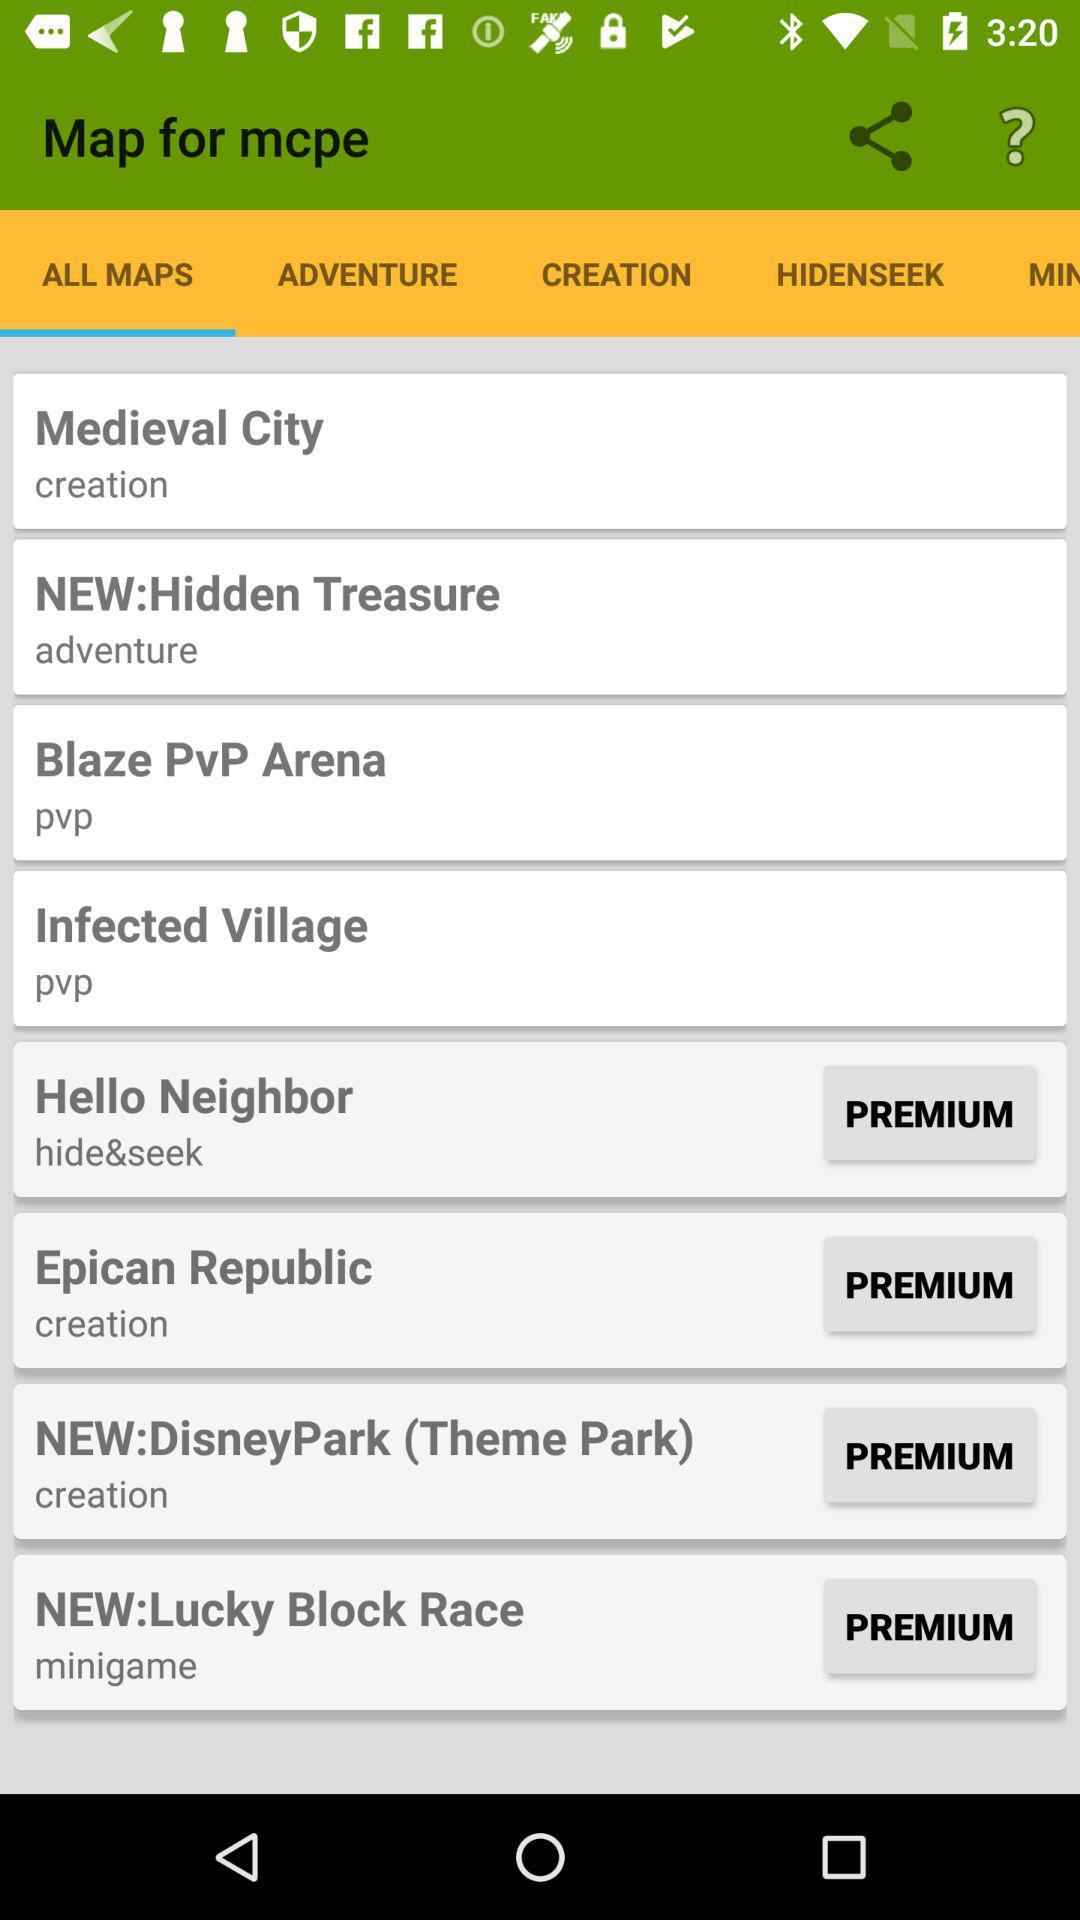 This screenshot has width=1080, height=1920. I want to click on the icon to the left of the premium, so click(423, 1264).